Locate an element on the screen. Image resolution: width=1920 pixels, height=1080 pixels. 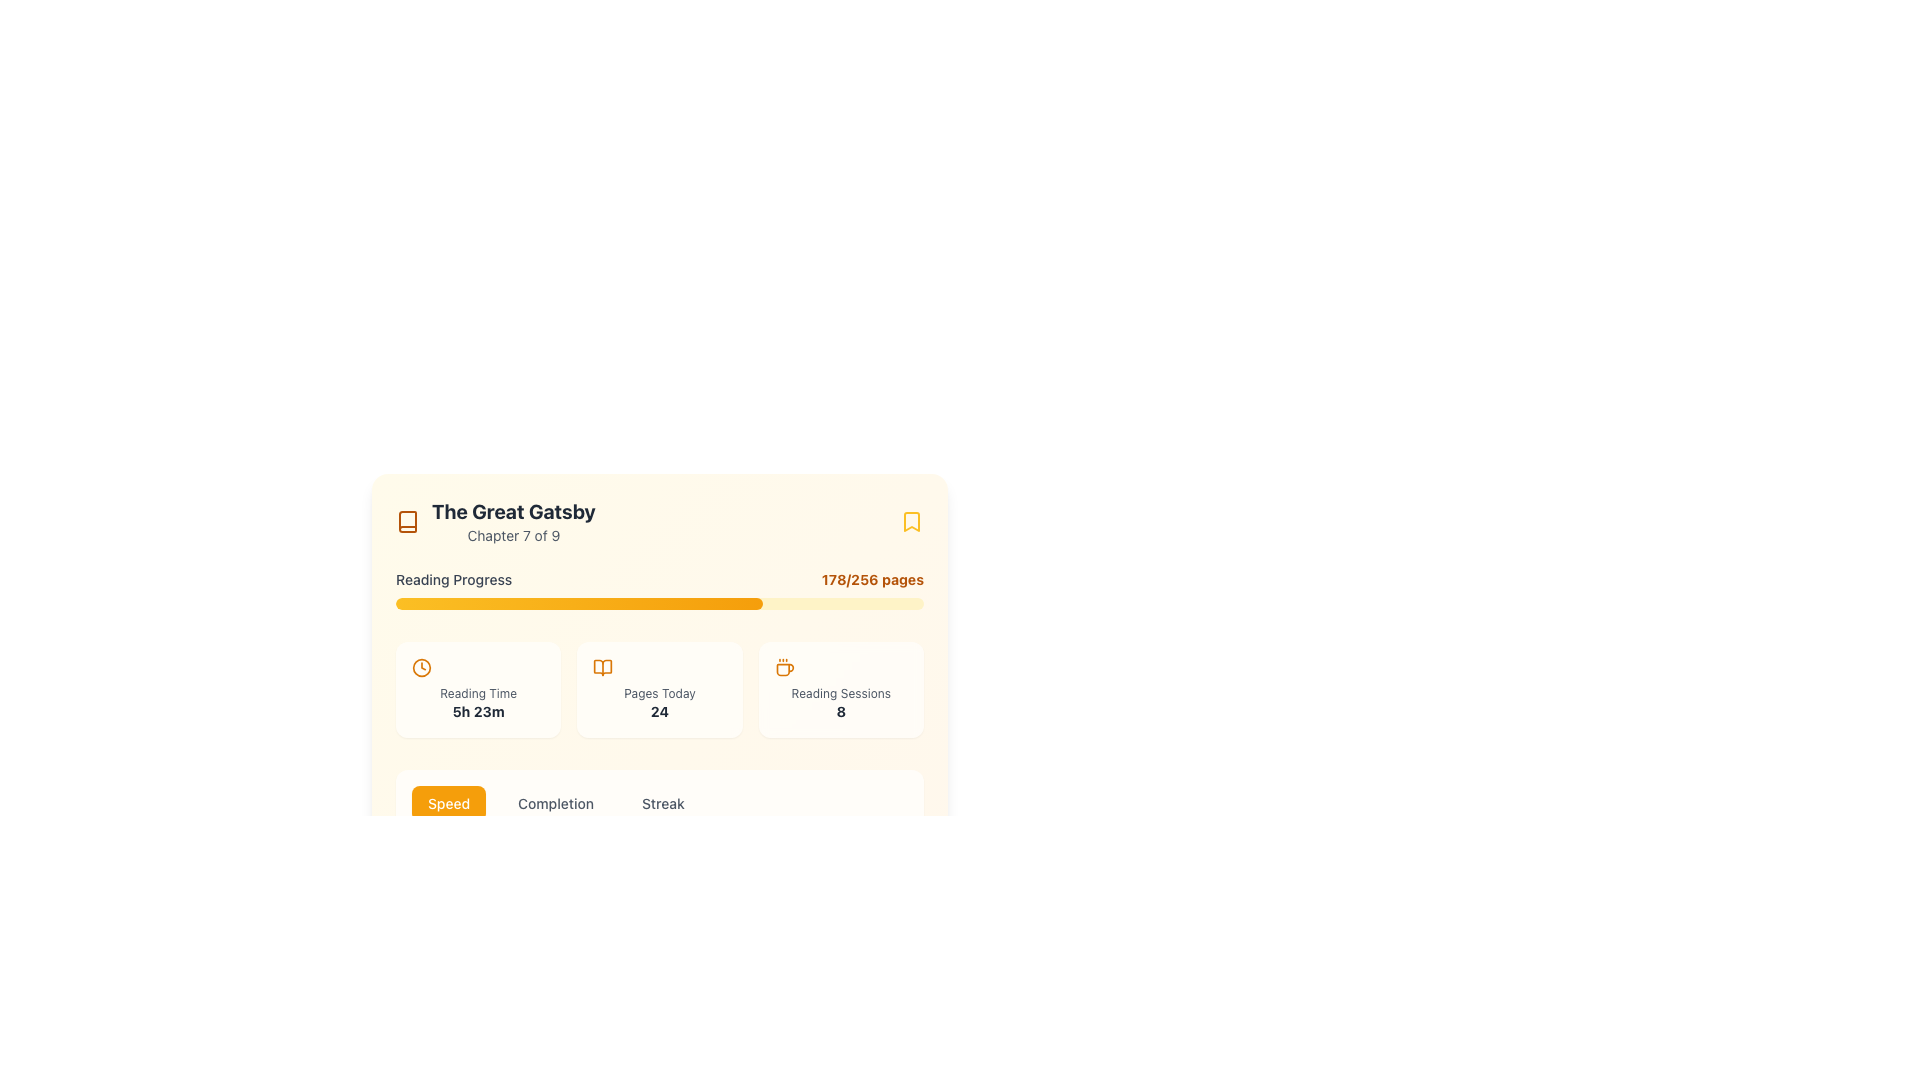
the right segment of the open book icon located in the top-right region of the interface, above the progress and statistics section is located at coordinates (602, 667).